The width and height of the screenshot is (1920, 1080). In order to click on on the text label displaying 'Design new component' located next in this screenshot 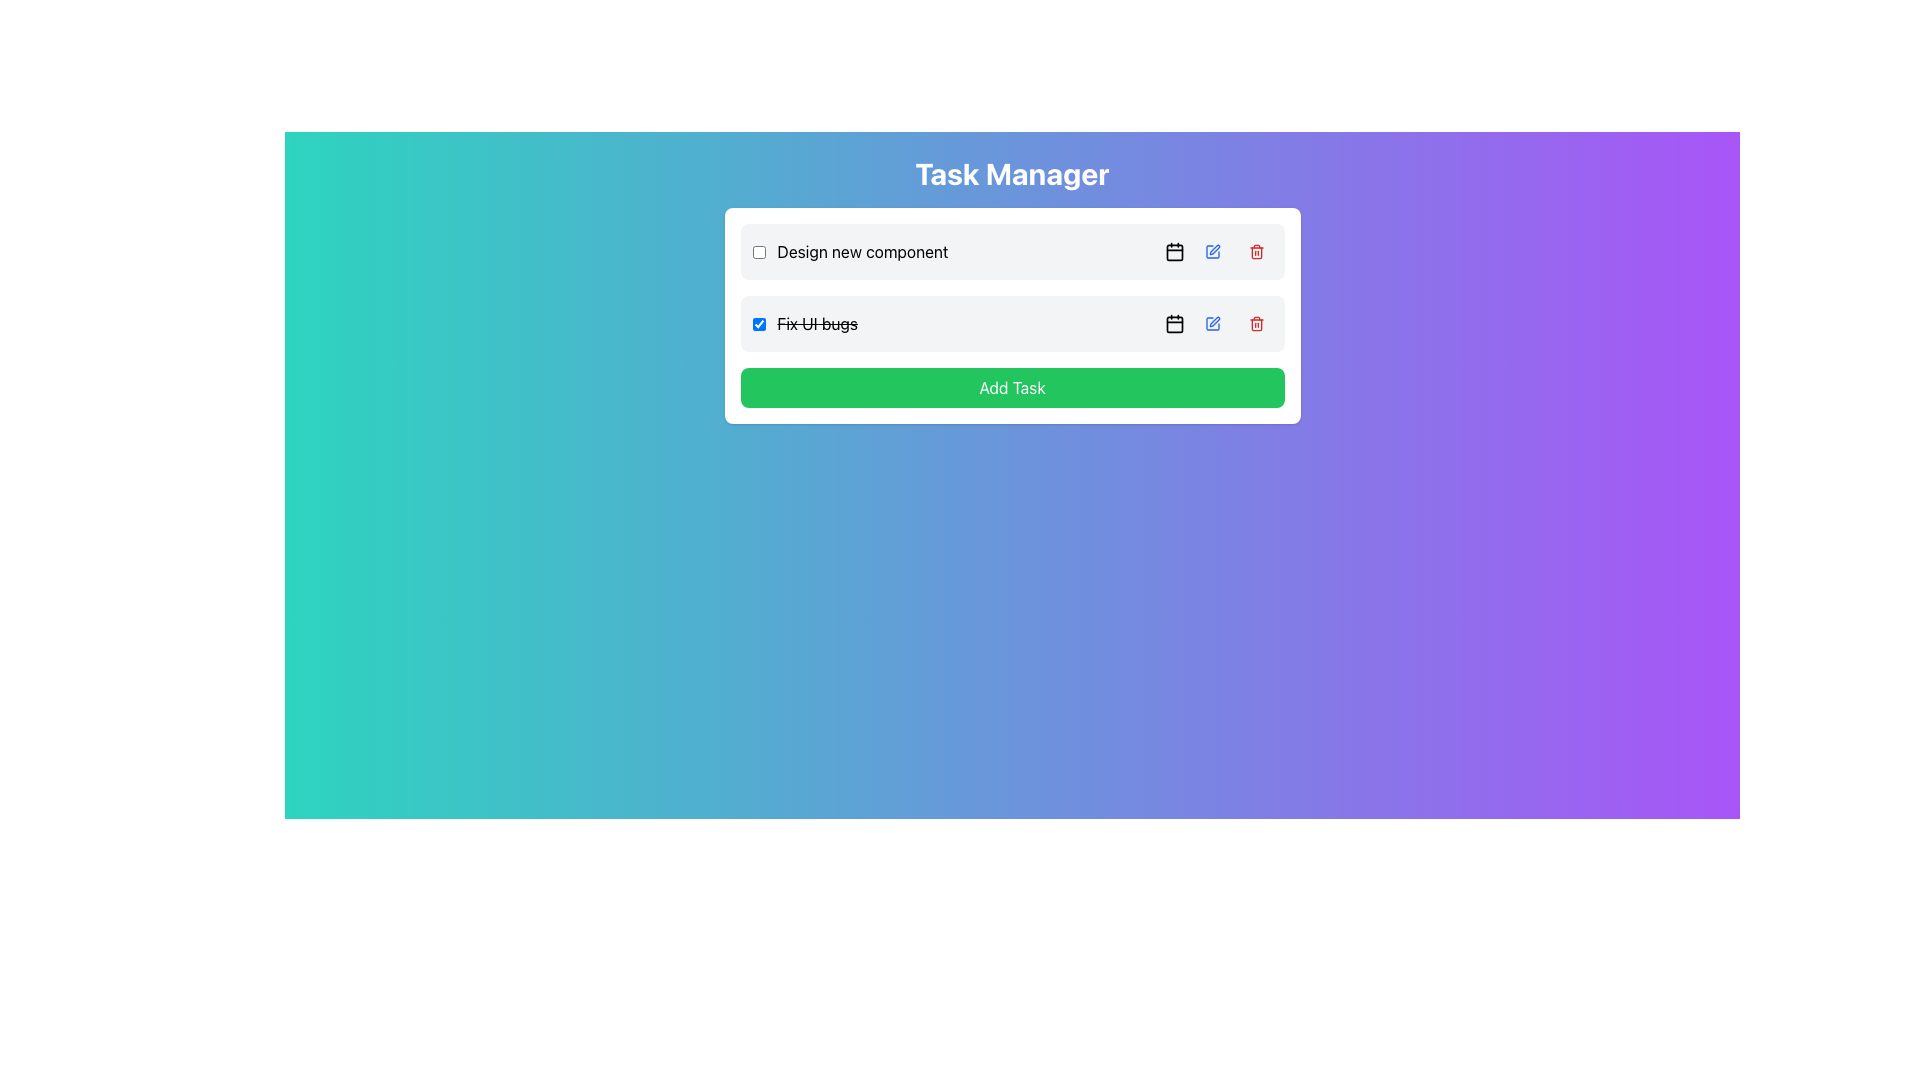, I will do `click(863, 250)`.